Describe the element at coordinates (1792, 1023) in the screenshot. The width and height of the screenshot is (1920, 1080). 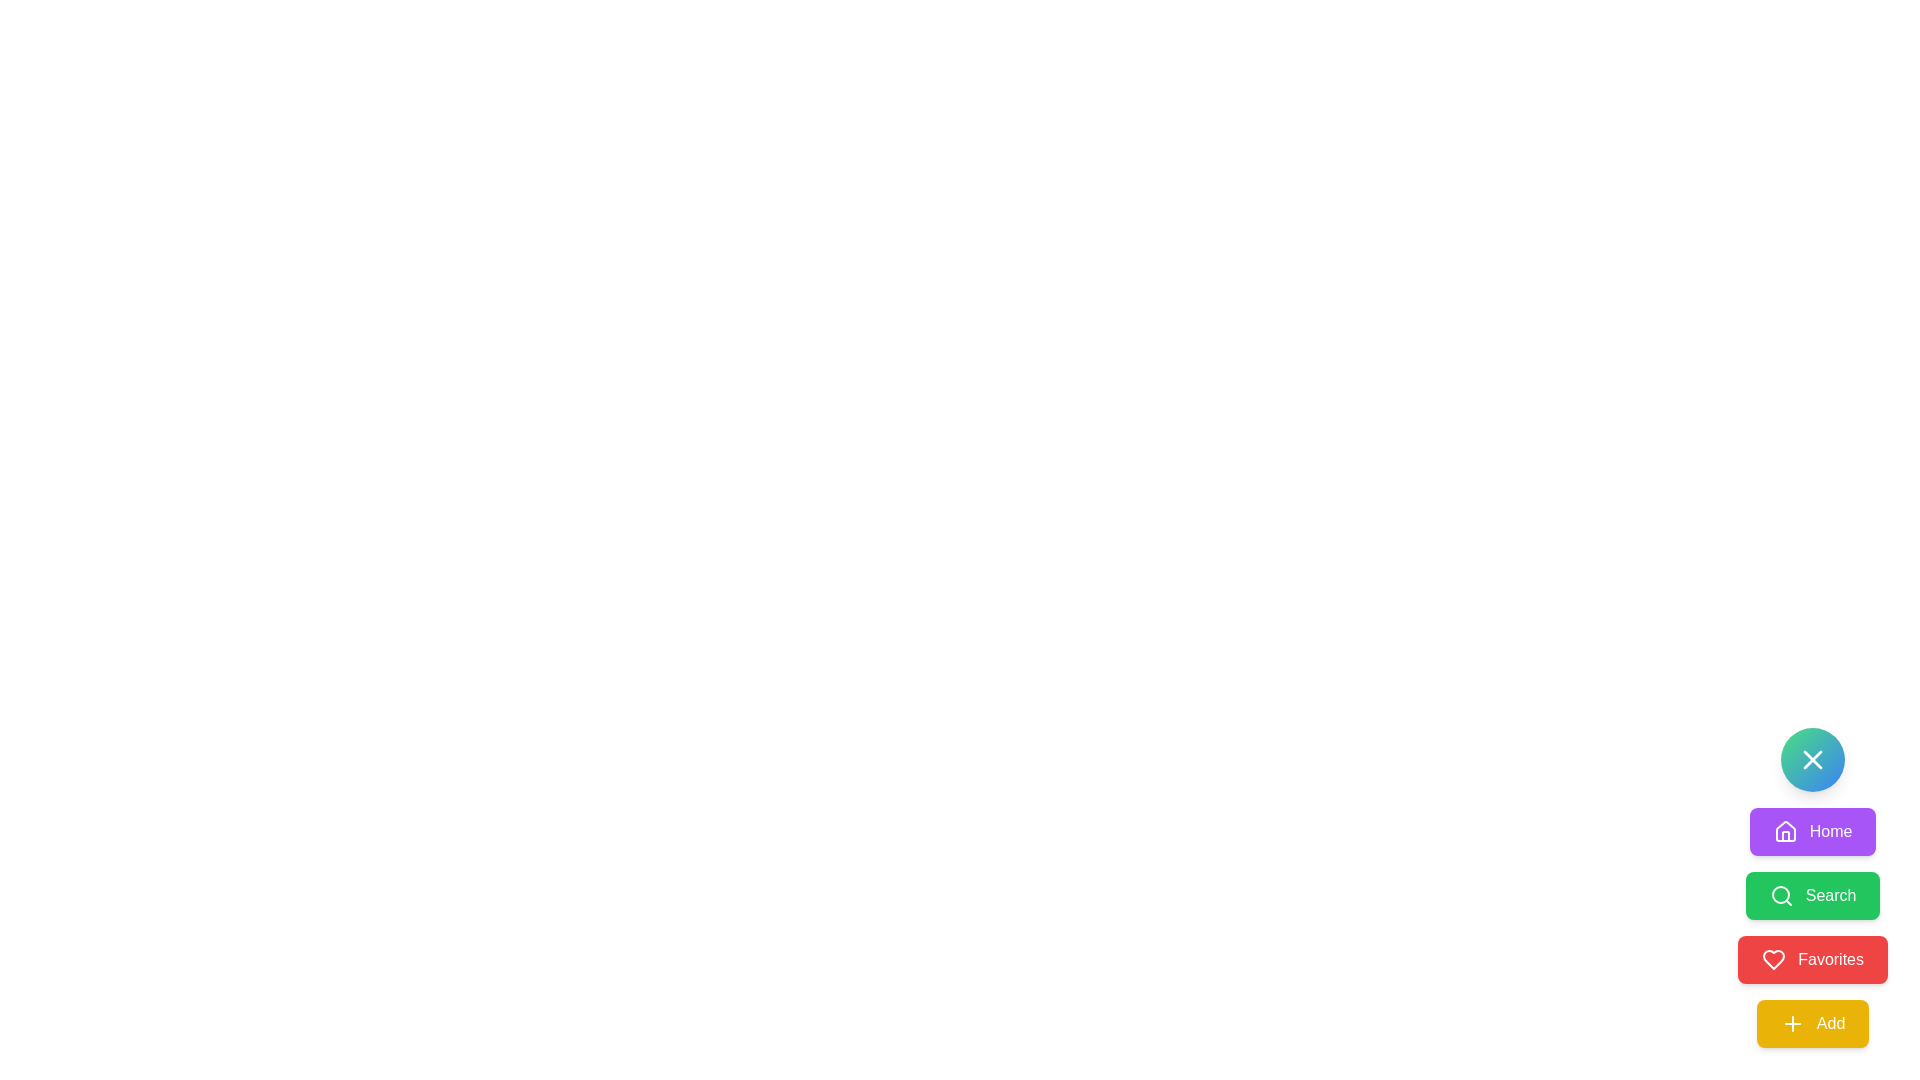
I see `the icon inside the 'Add' button, located at the bottom of the vertical stack of buttons on the right side of the interface` at that location.